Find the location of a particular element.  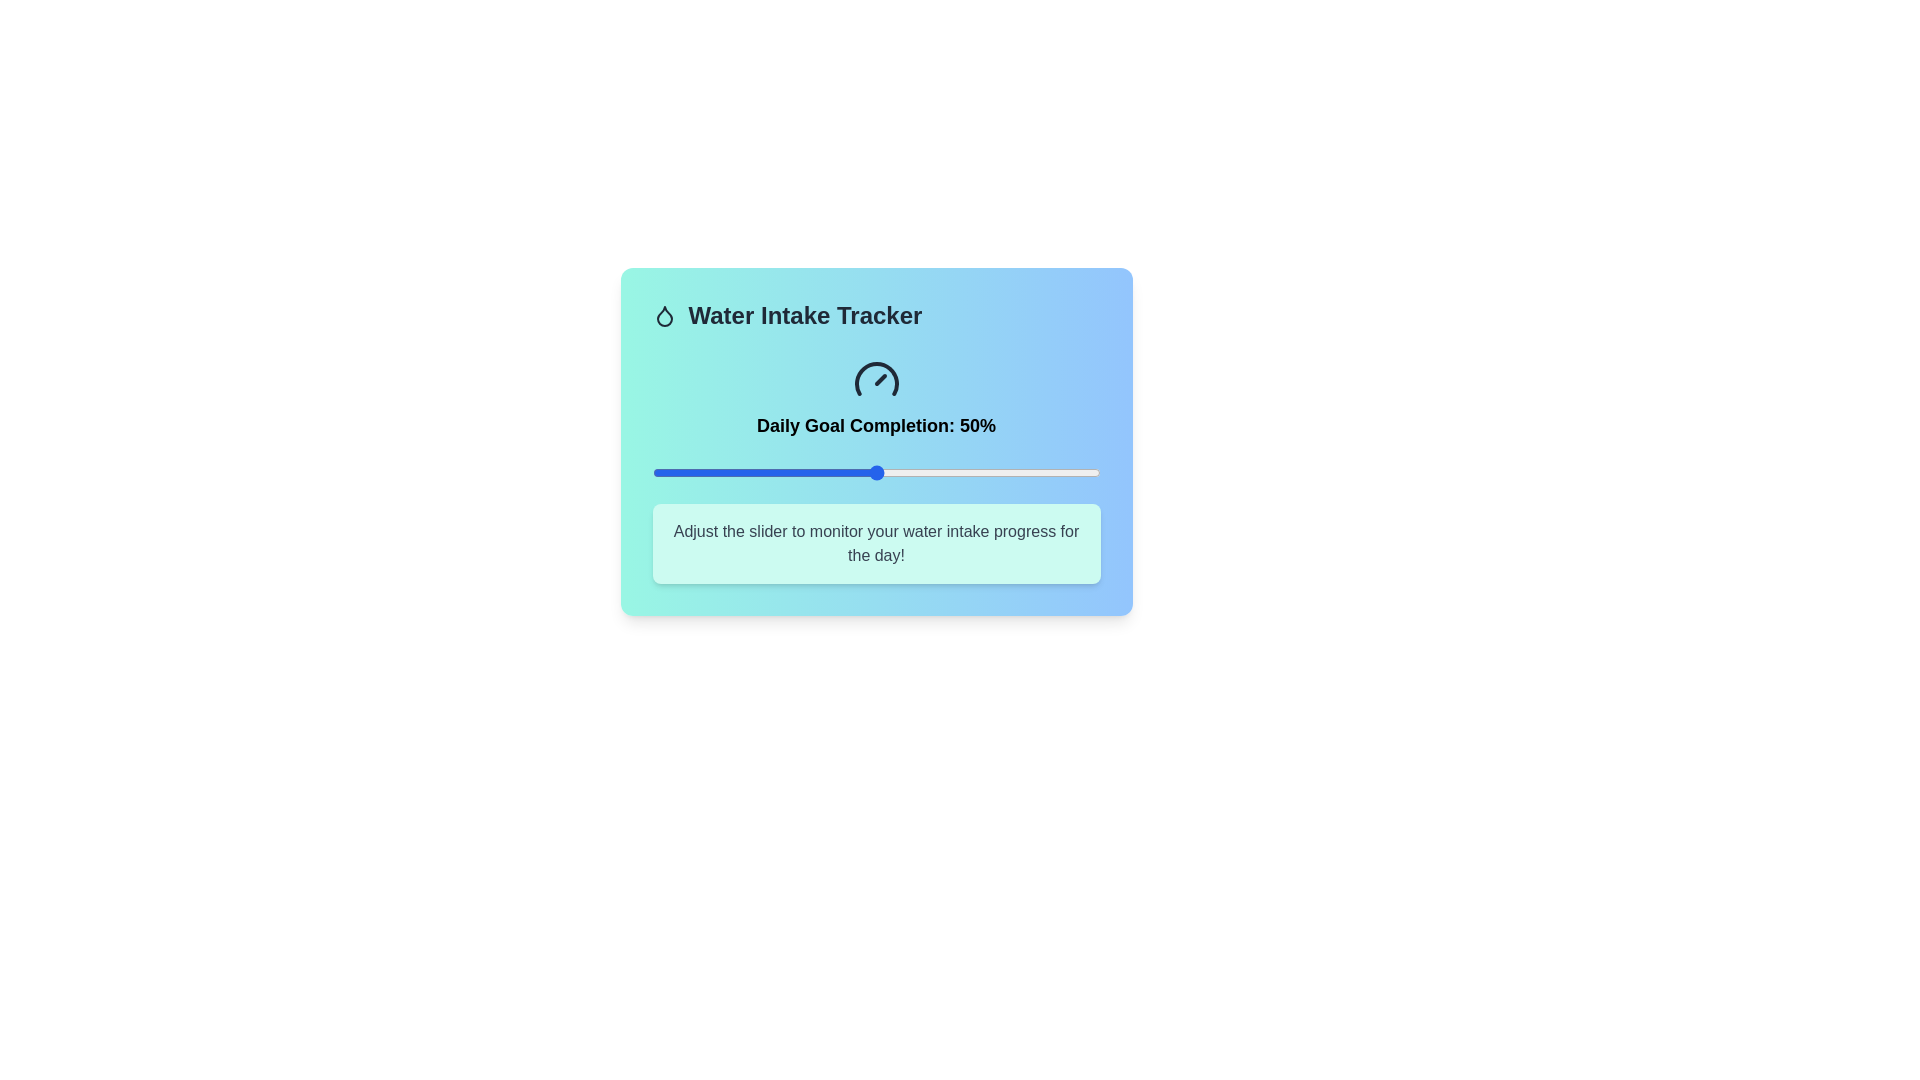

the slider to set the water intake percentage to 97% is located at coordinates (1086, 473).